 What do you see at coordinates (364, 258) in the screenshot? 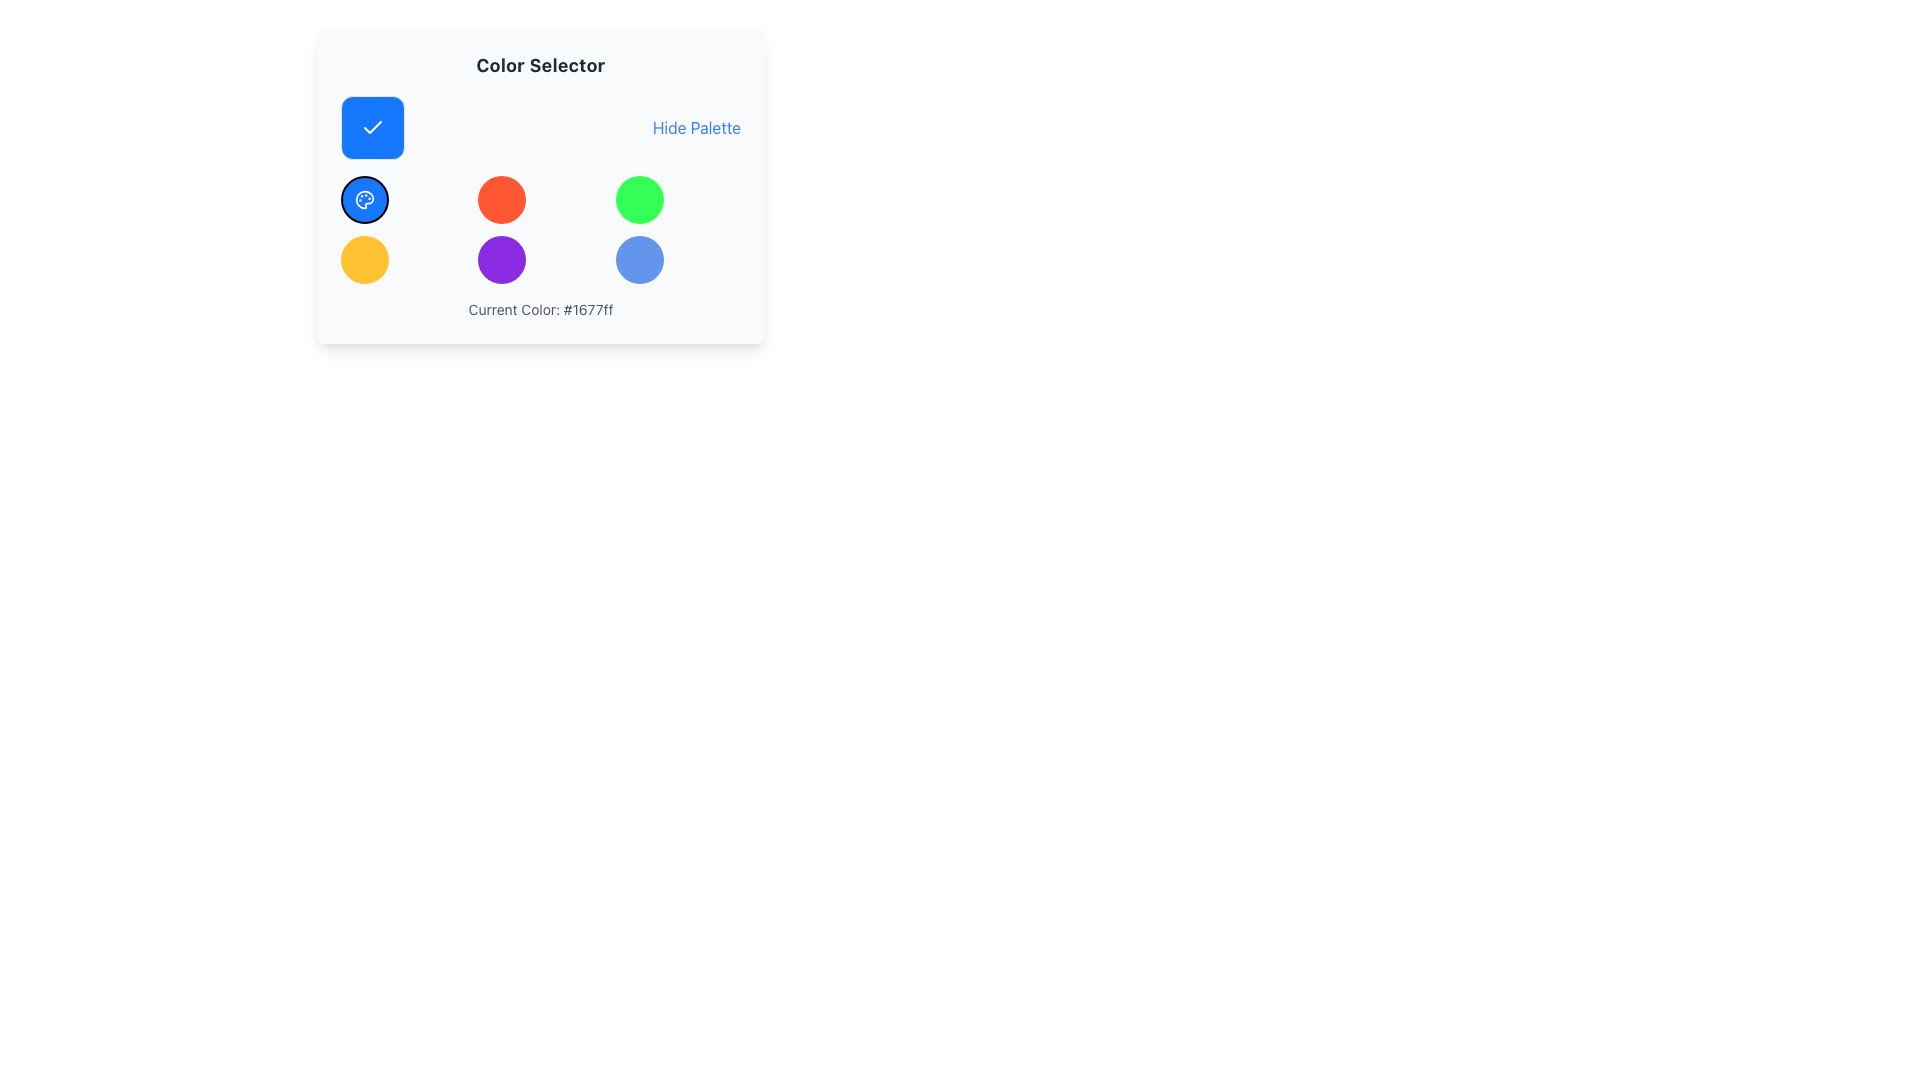
I see `the circular button with a yellow background located in the third row and first column of the grid layout` at bounding box center [364, 258].